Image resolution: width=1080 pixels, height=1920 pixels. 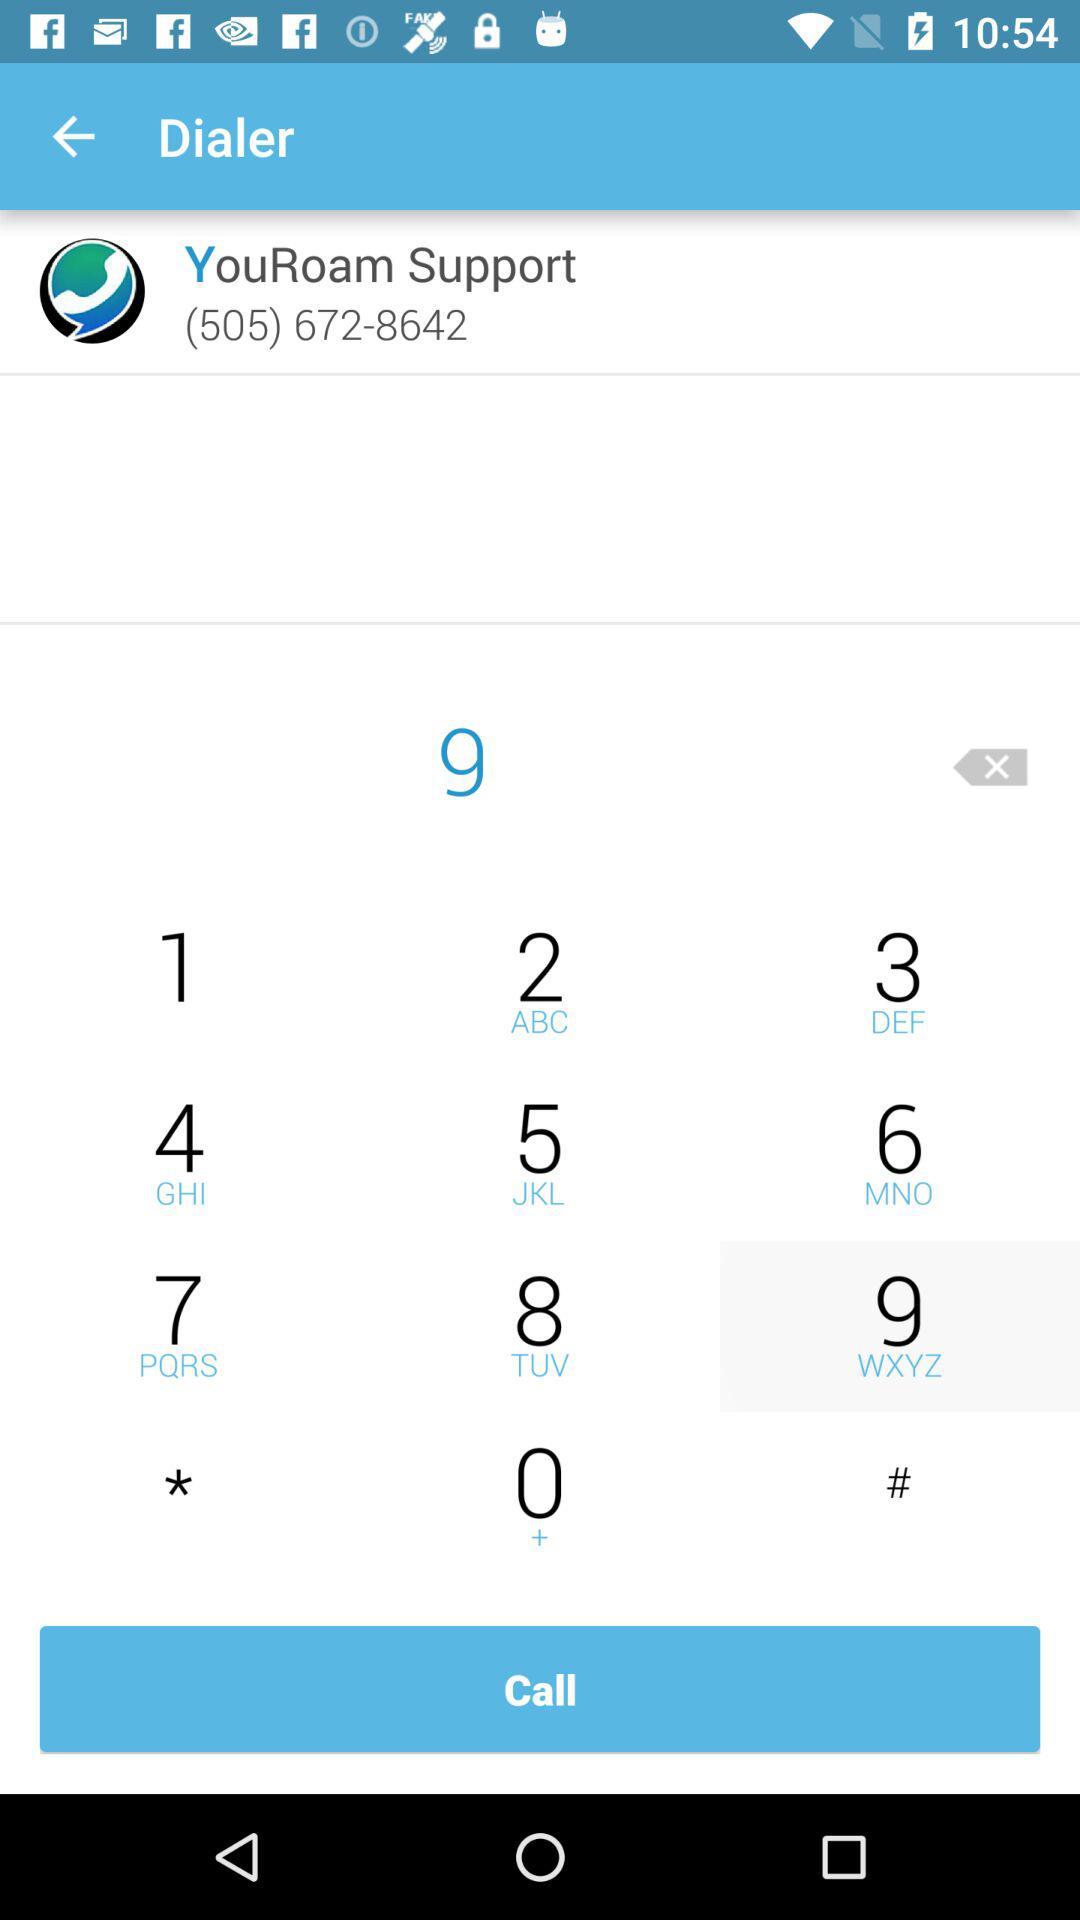 I want to click on click the number 4, so click(x=180, y=1154).